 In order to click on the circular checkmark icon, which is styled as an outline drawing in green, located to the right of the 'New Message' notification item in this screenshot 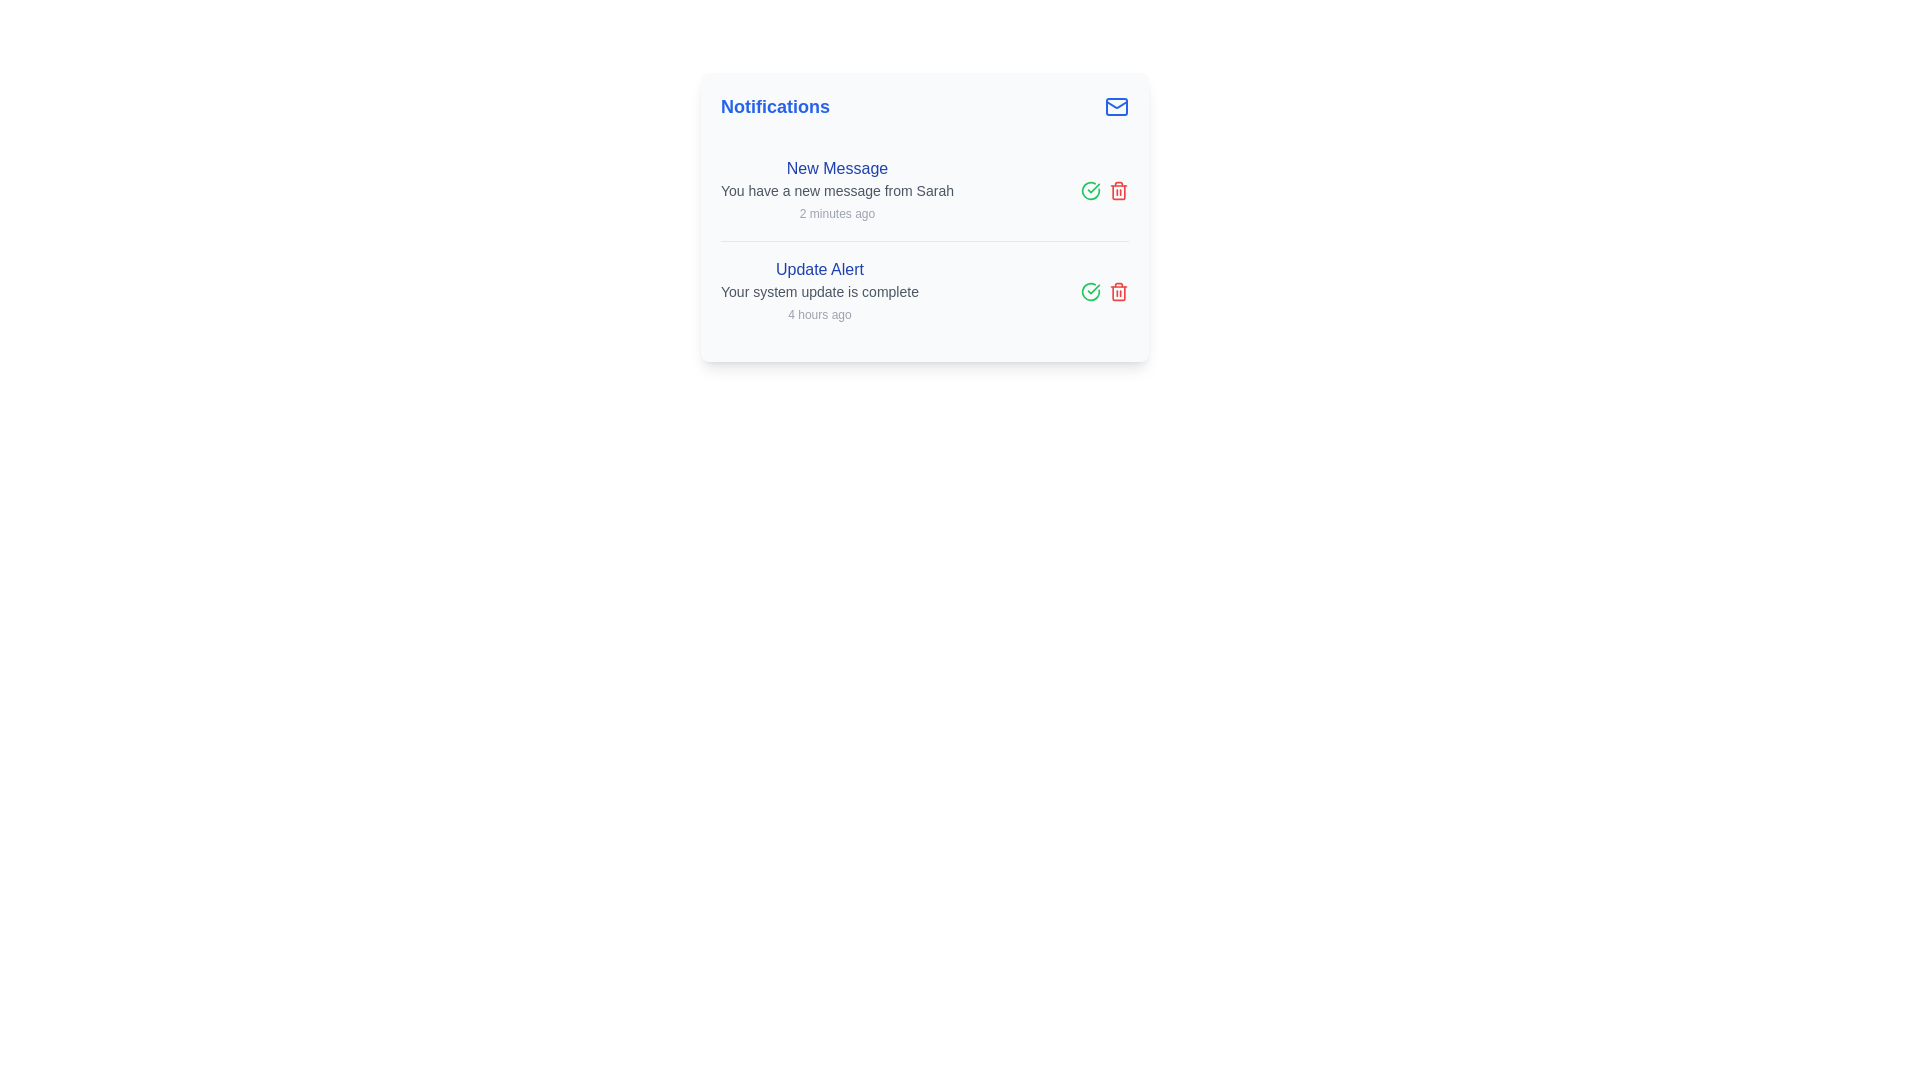, I will do `click(1089, 292)`.